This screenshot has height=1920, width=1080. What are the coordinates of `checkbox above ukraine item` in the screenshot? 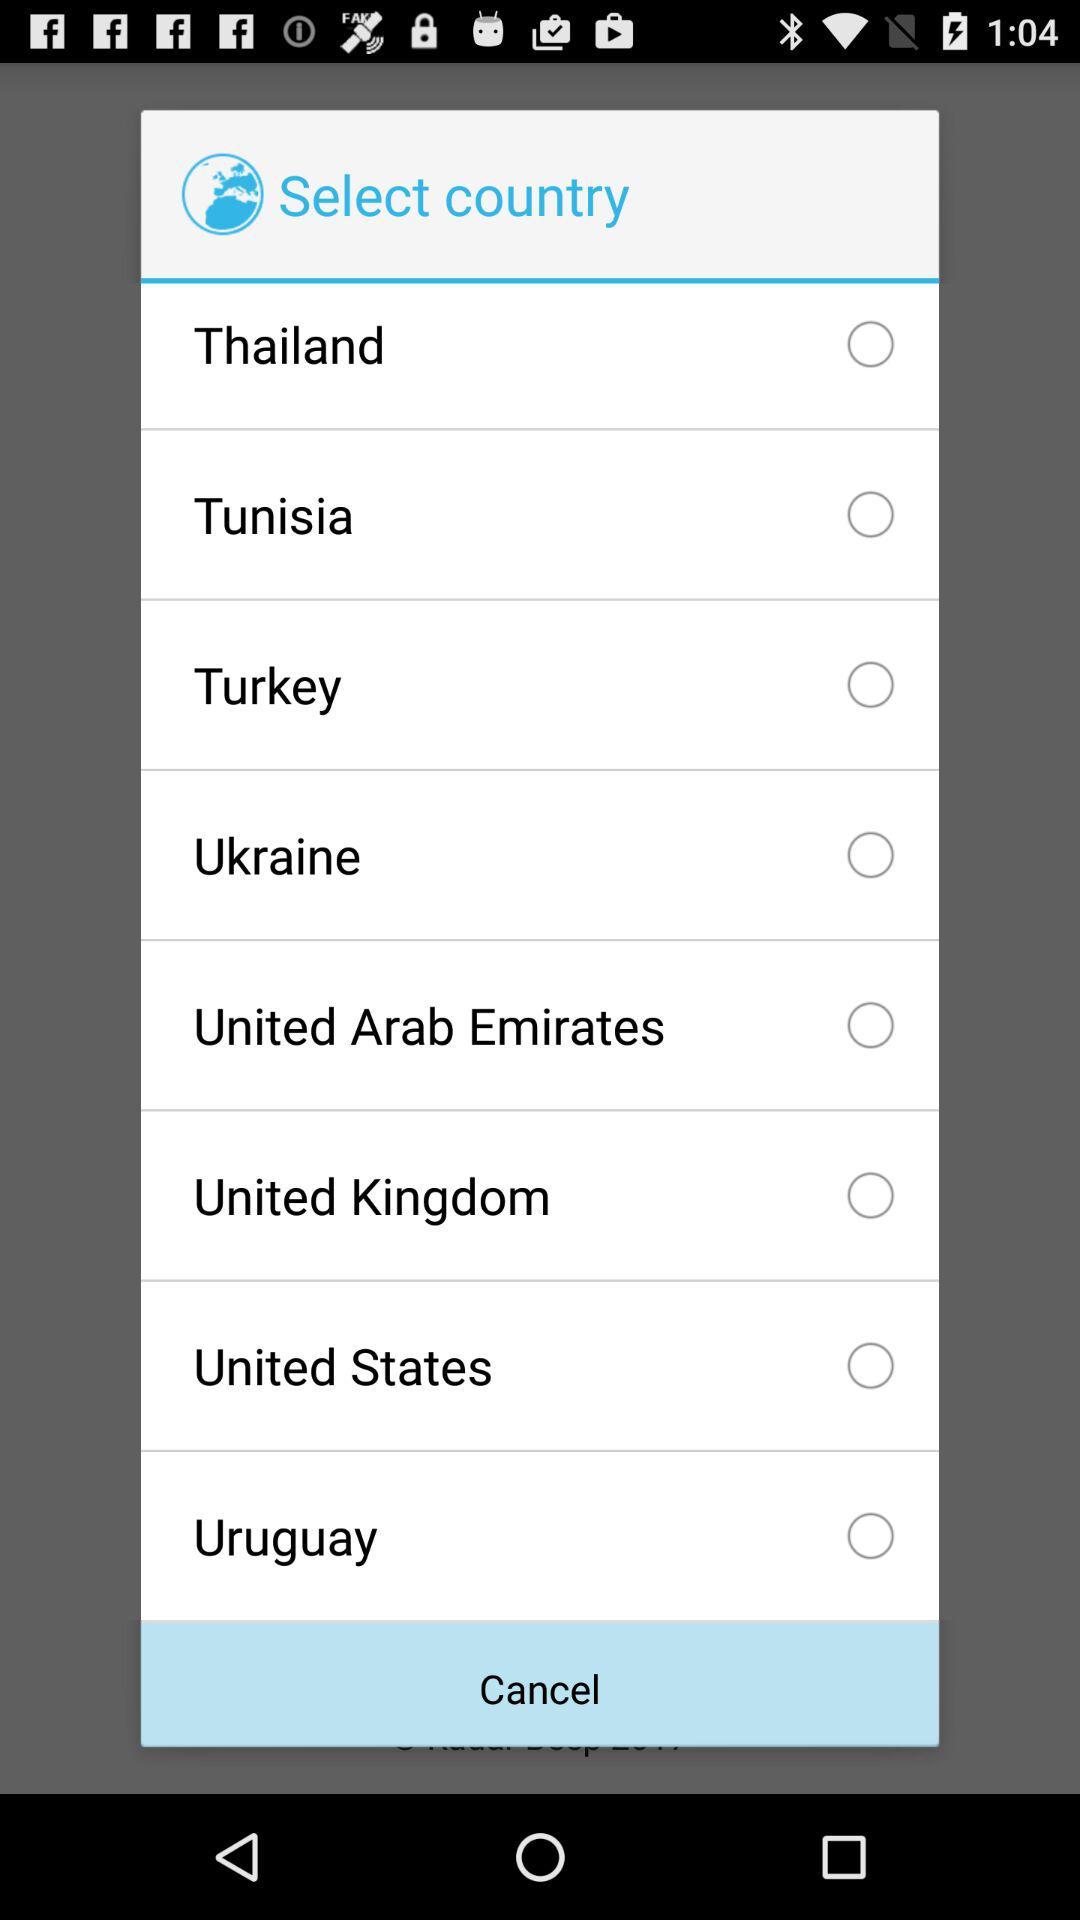 It's located at (540, 684).